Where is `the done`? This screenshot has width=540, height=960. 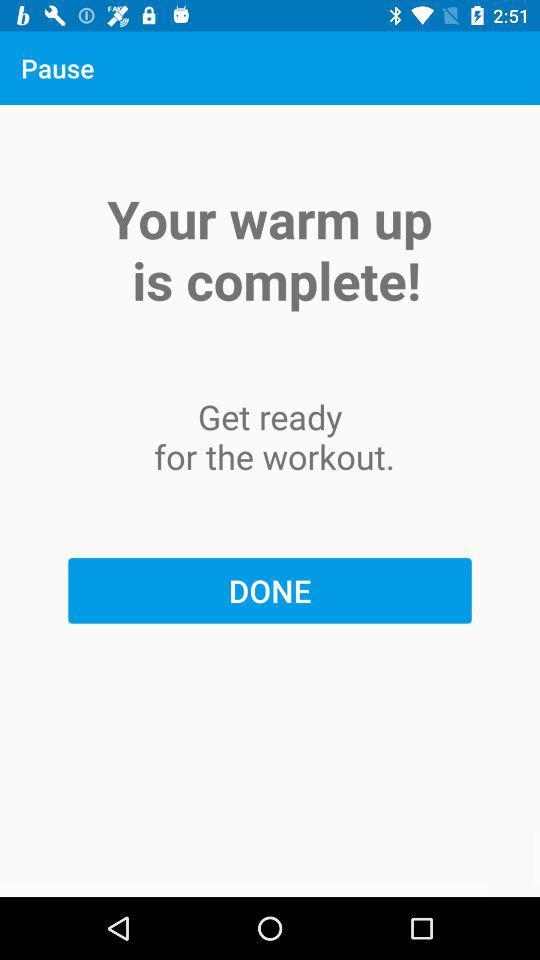 the done is located at coordinates (270, 590).